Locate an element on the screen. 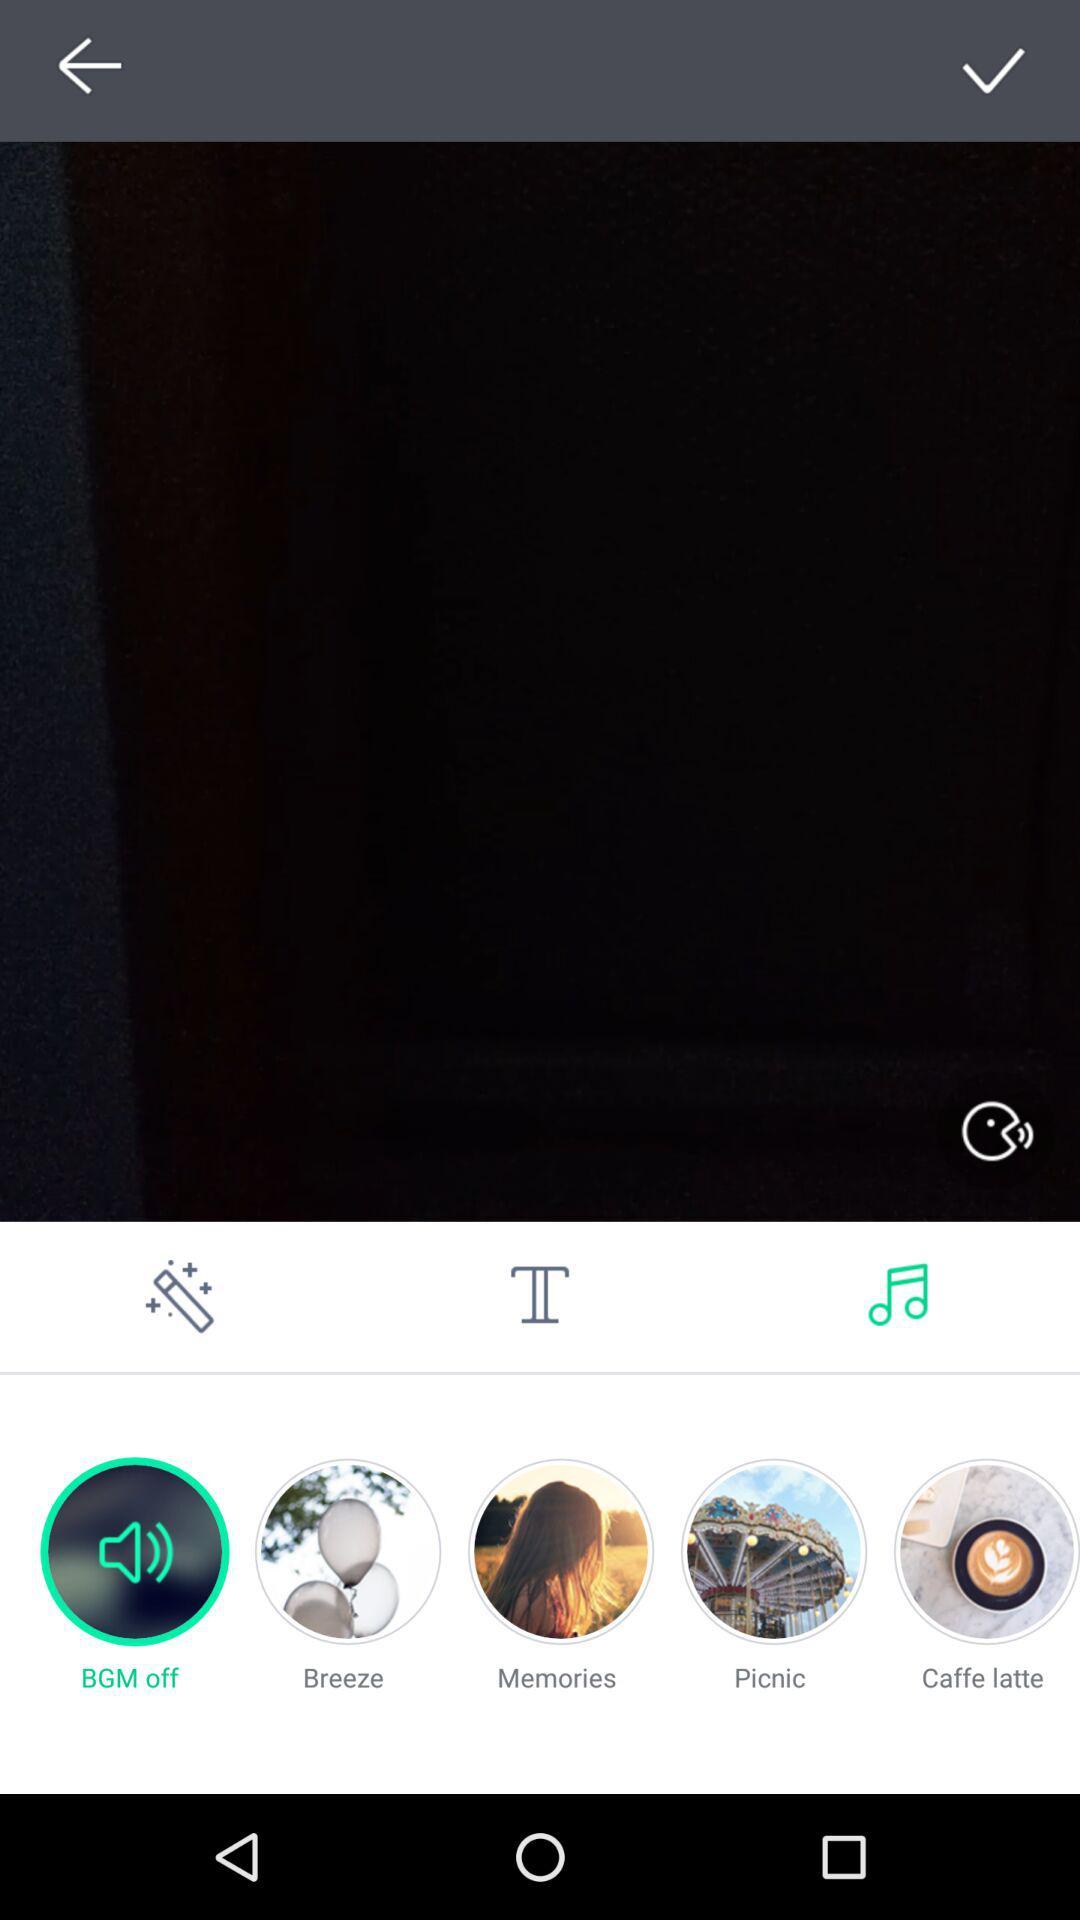  edit option is located at coordinates (180, 1296).